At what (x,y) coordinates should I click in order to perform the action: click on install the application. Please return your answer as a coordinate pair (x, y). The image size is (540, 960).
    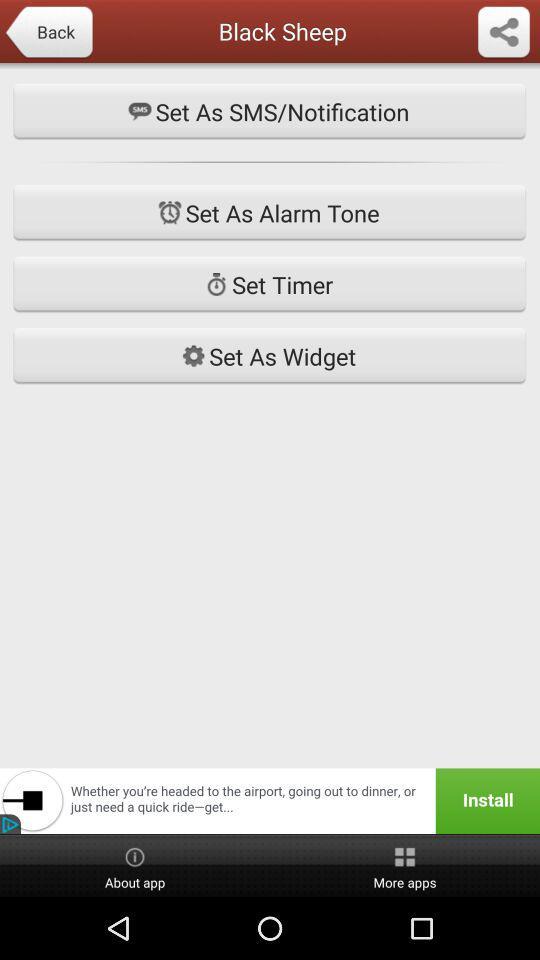
    Looking at the image, I should click on (270, 801).